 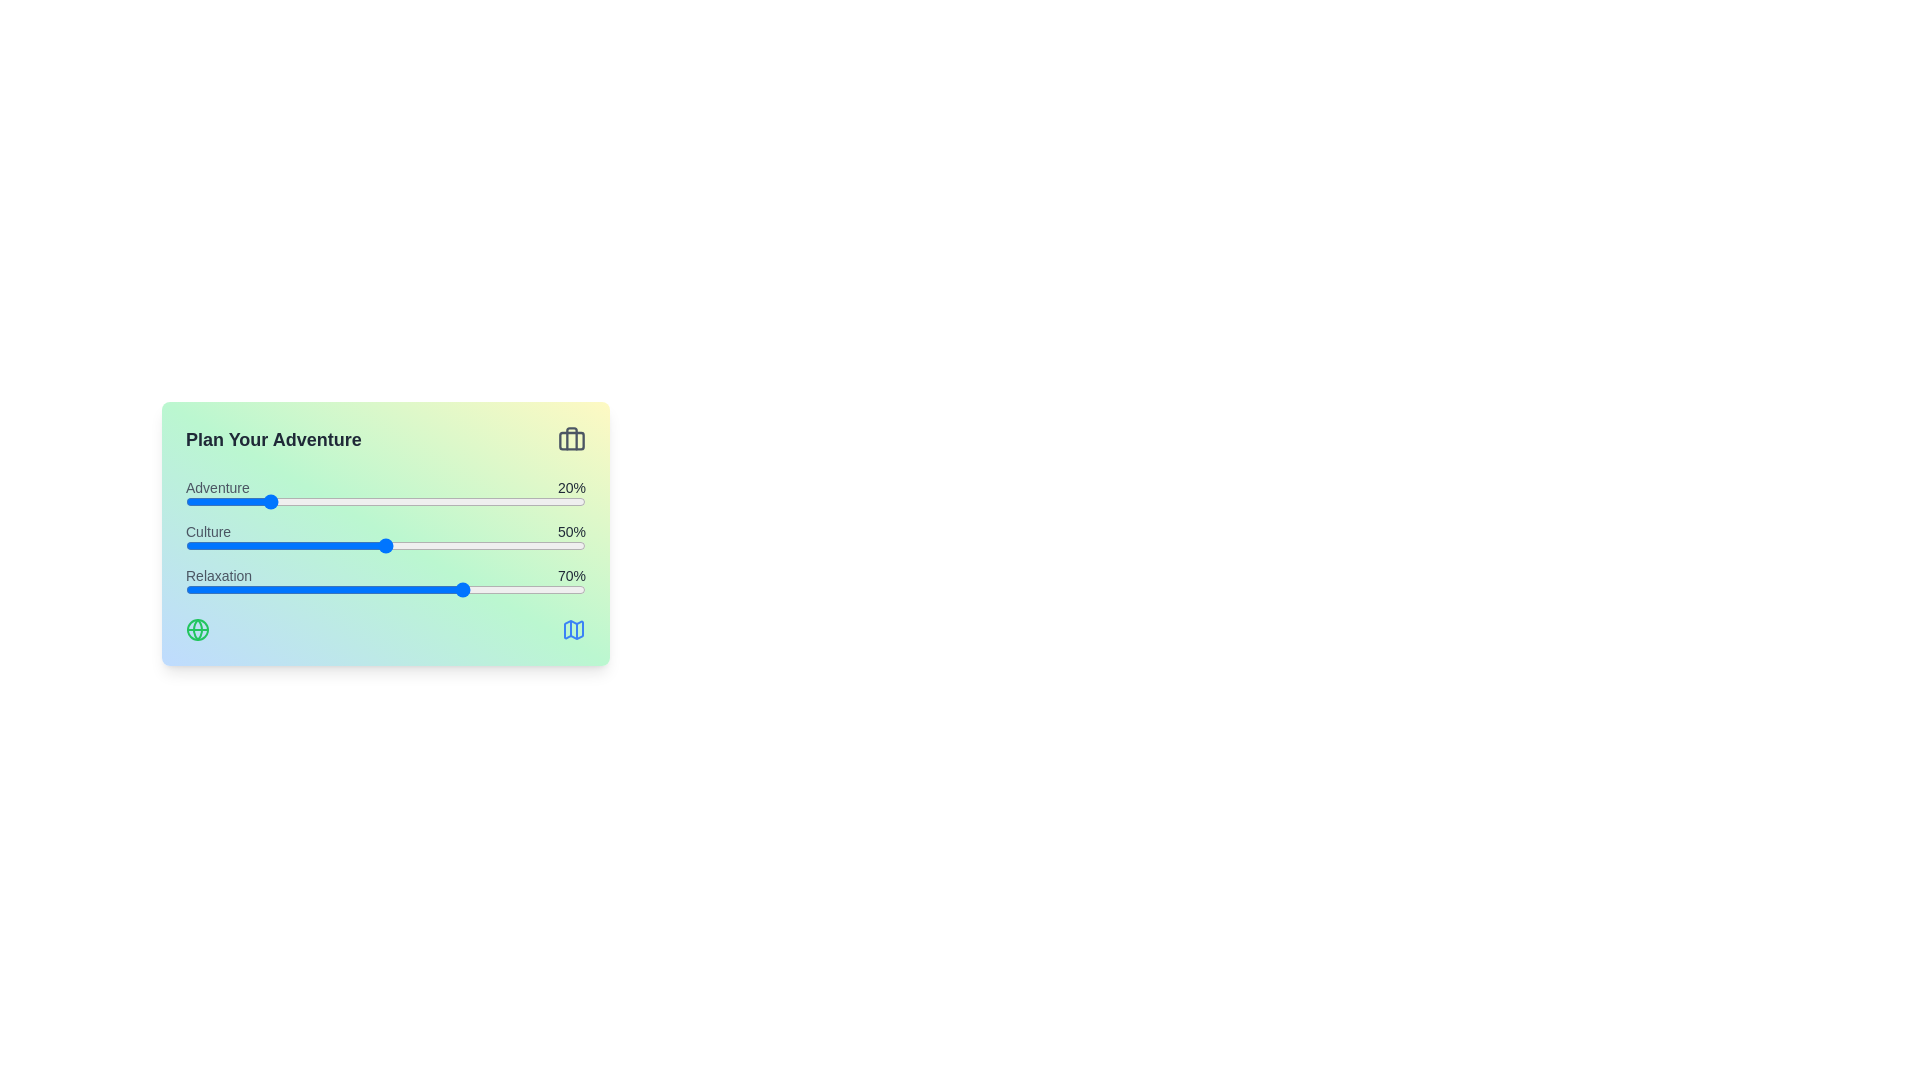 I want to click on the 'Relaxation' slider to 65%, so click(x=445, y=589).